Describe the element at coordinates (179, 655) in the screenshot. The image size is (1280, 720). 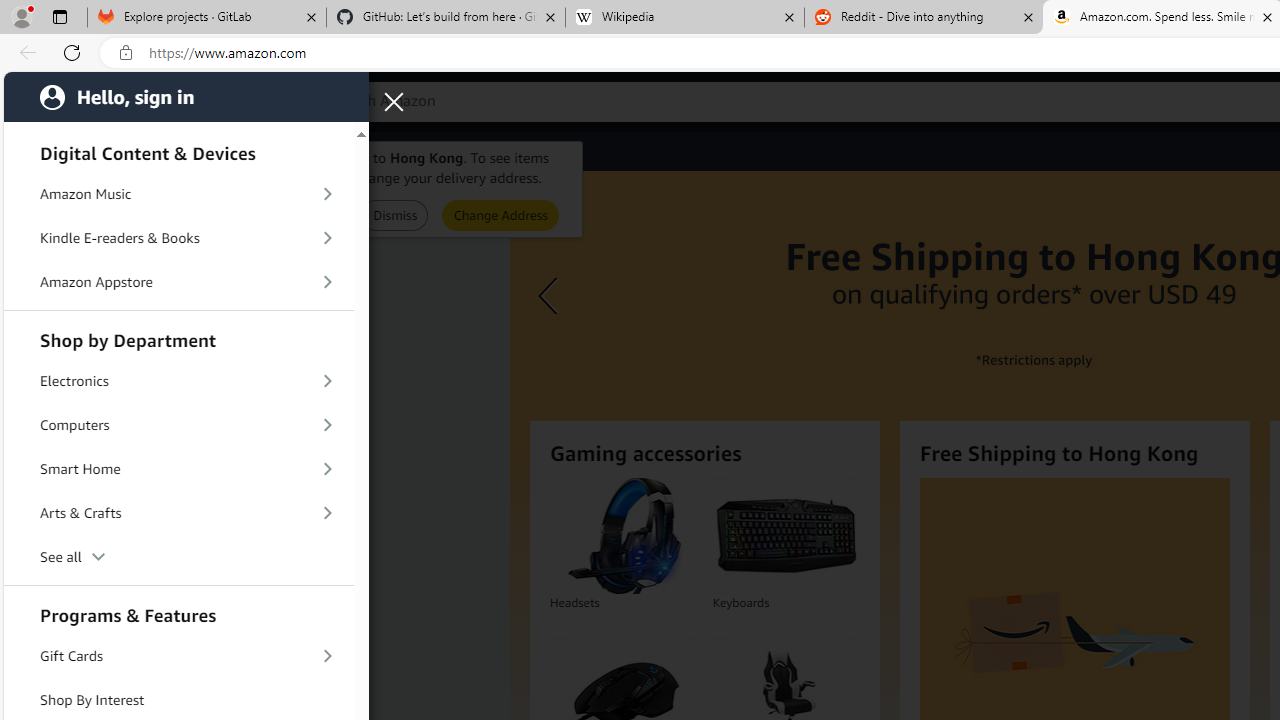
I see `'Gift Cards'` at that location.